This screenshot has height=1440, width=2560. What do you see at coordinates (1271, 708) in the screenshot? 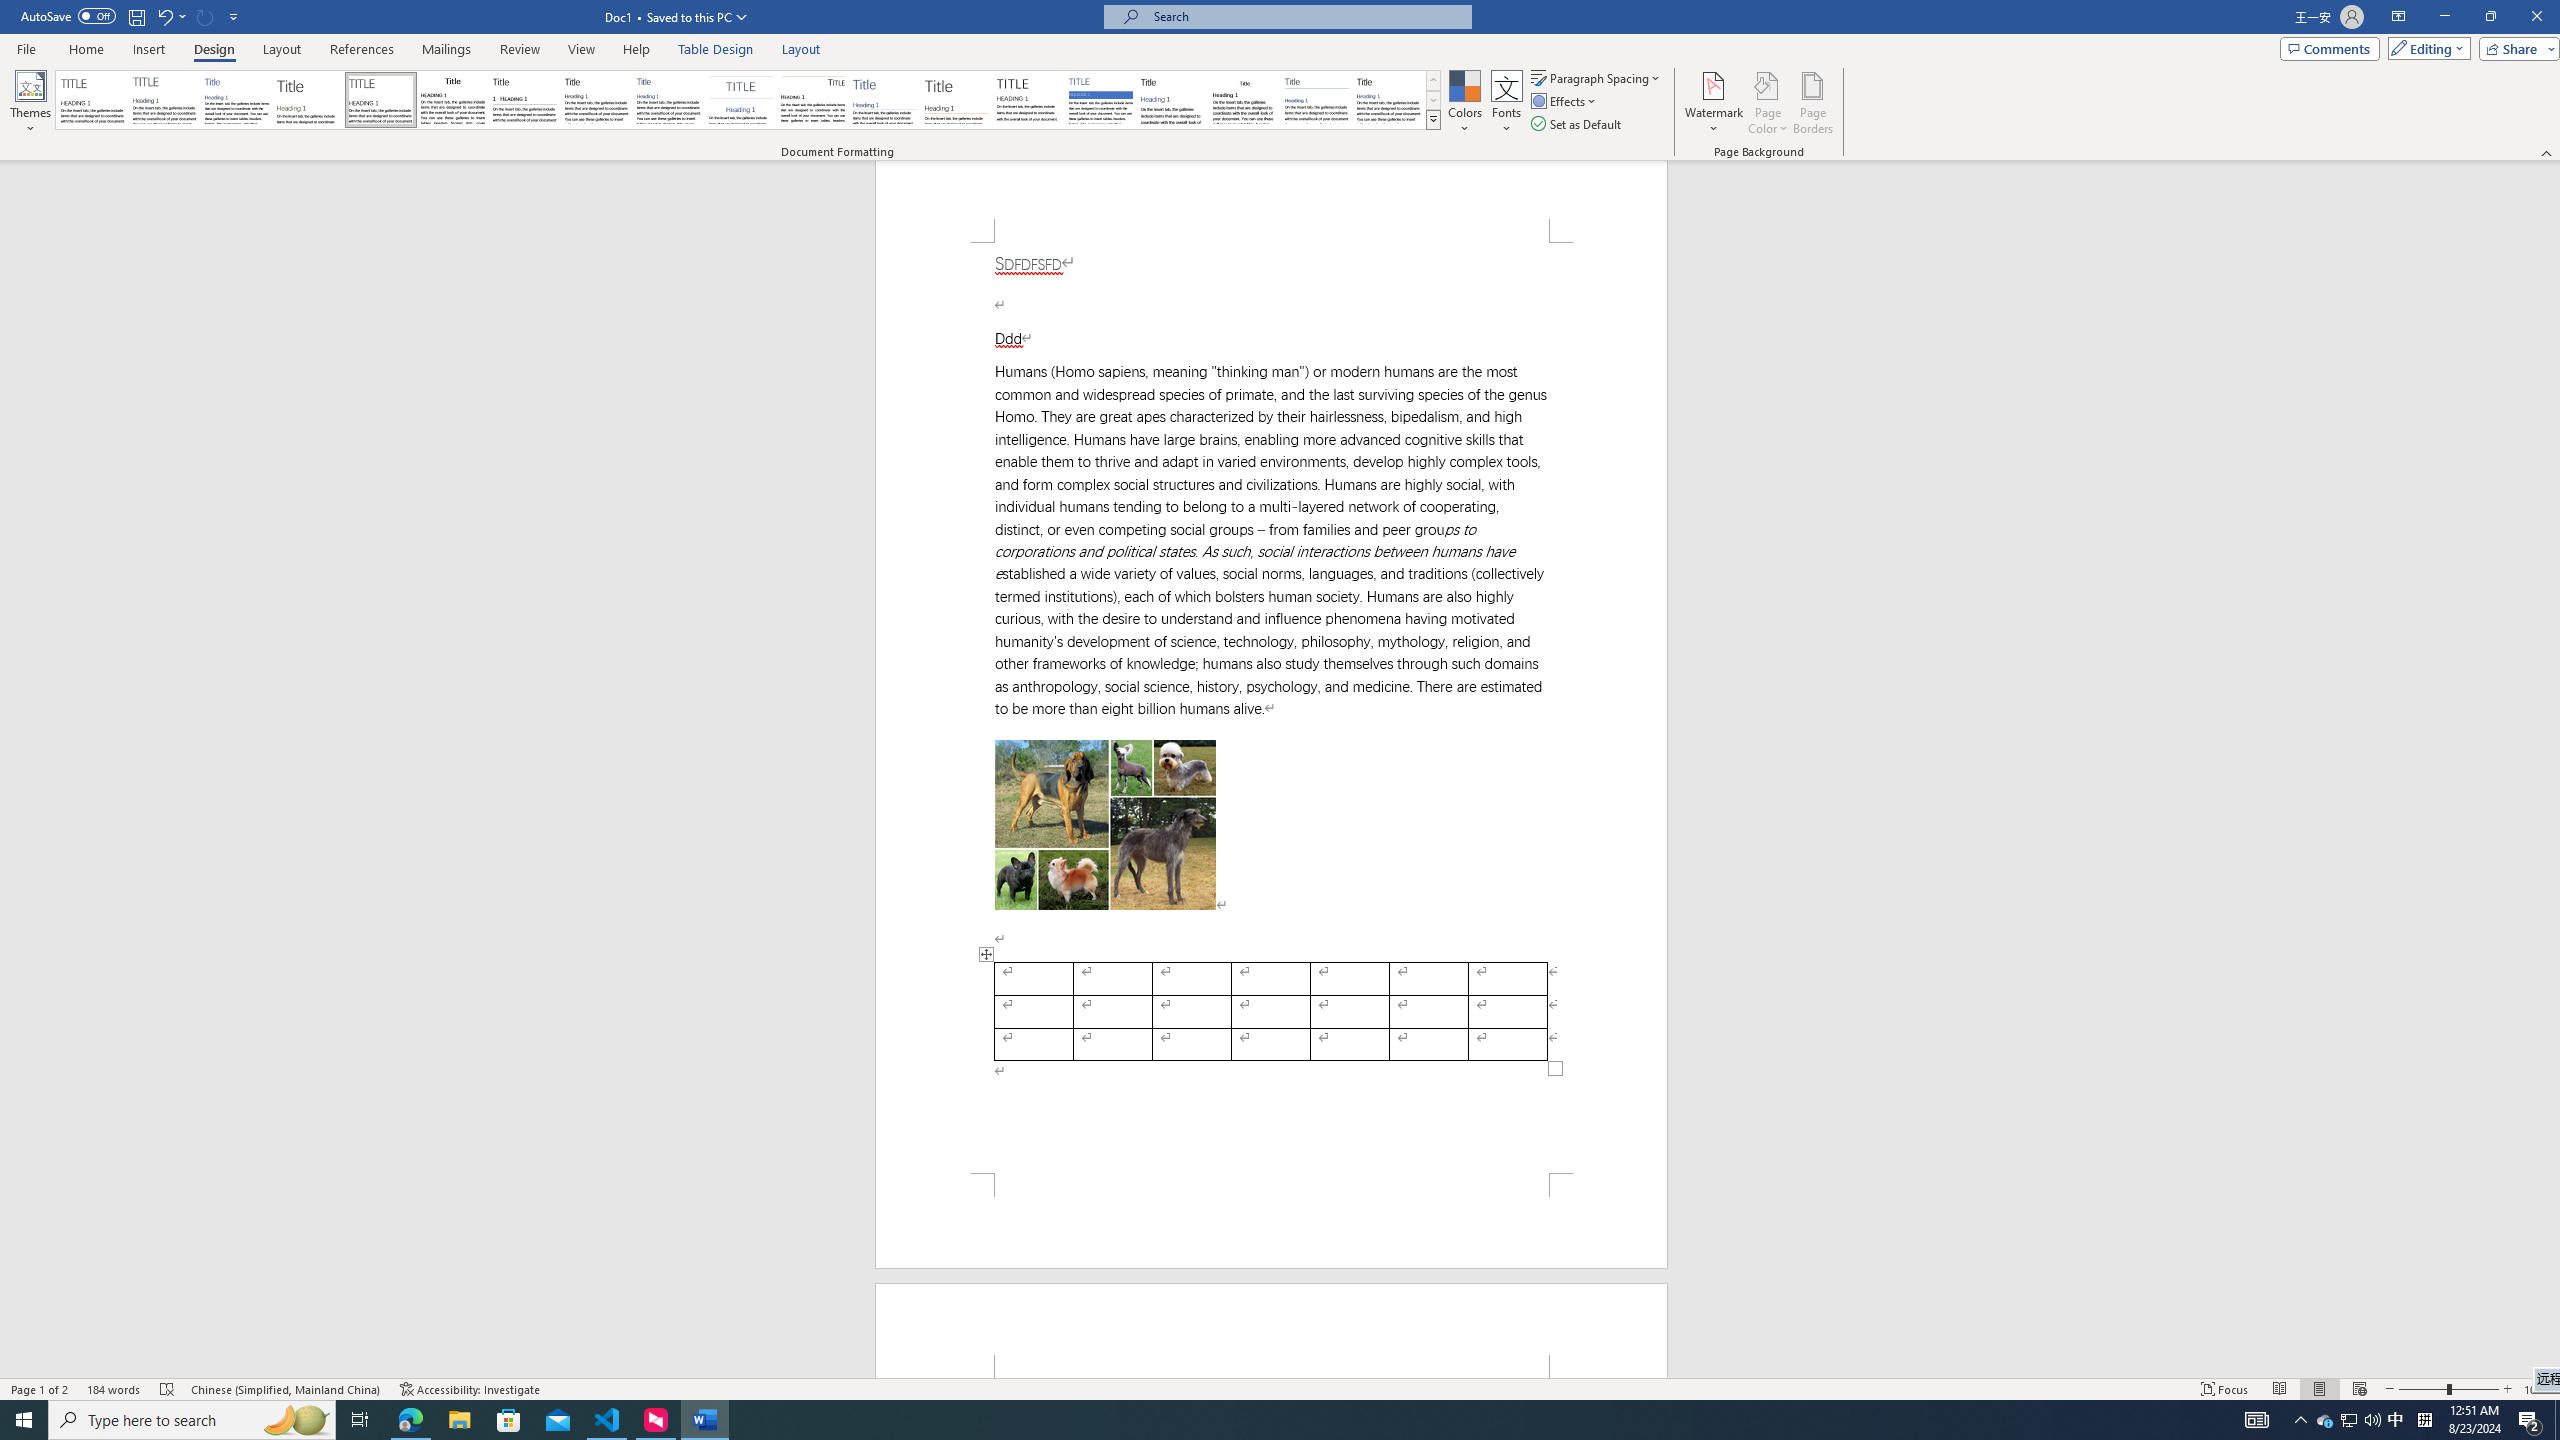
I see `'Page 1 content'` at bounding box center [1271, 708].